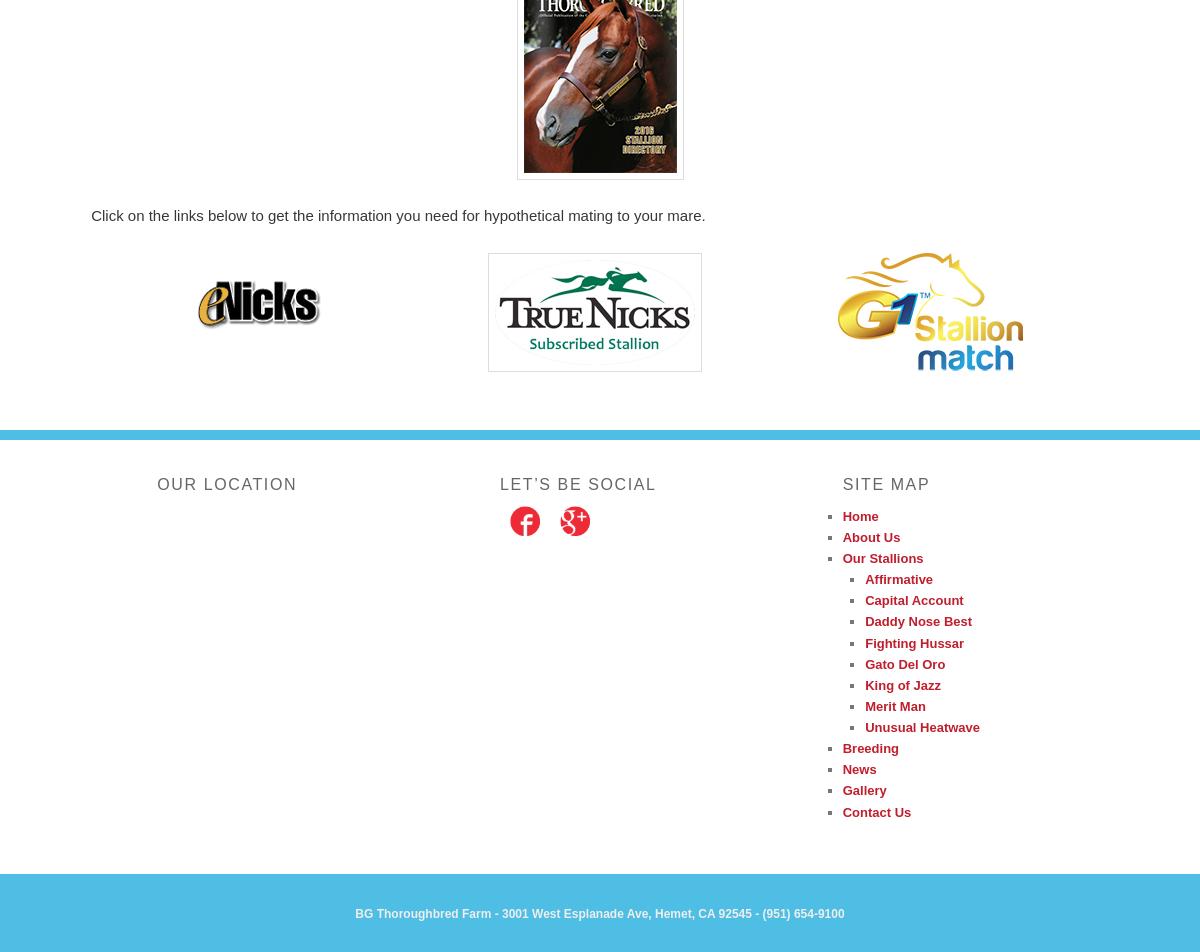  Describe the element at coordinates (841, 558) in the screenshot. I see `'Our Stallions'` at that location.